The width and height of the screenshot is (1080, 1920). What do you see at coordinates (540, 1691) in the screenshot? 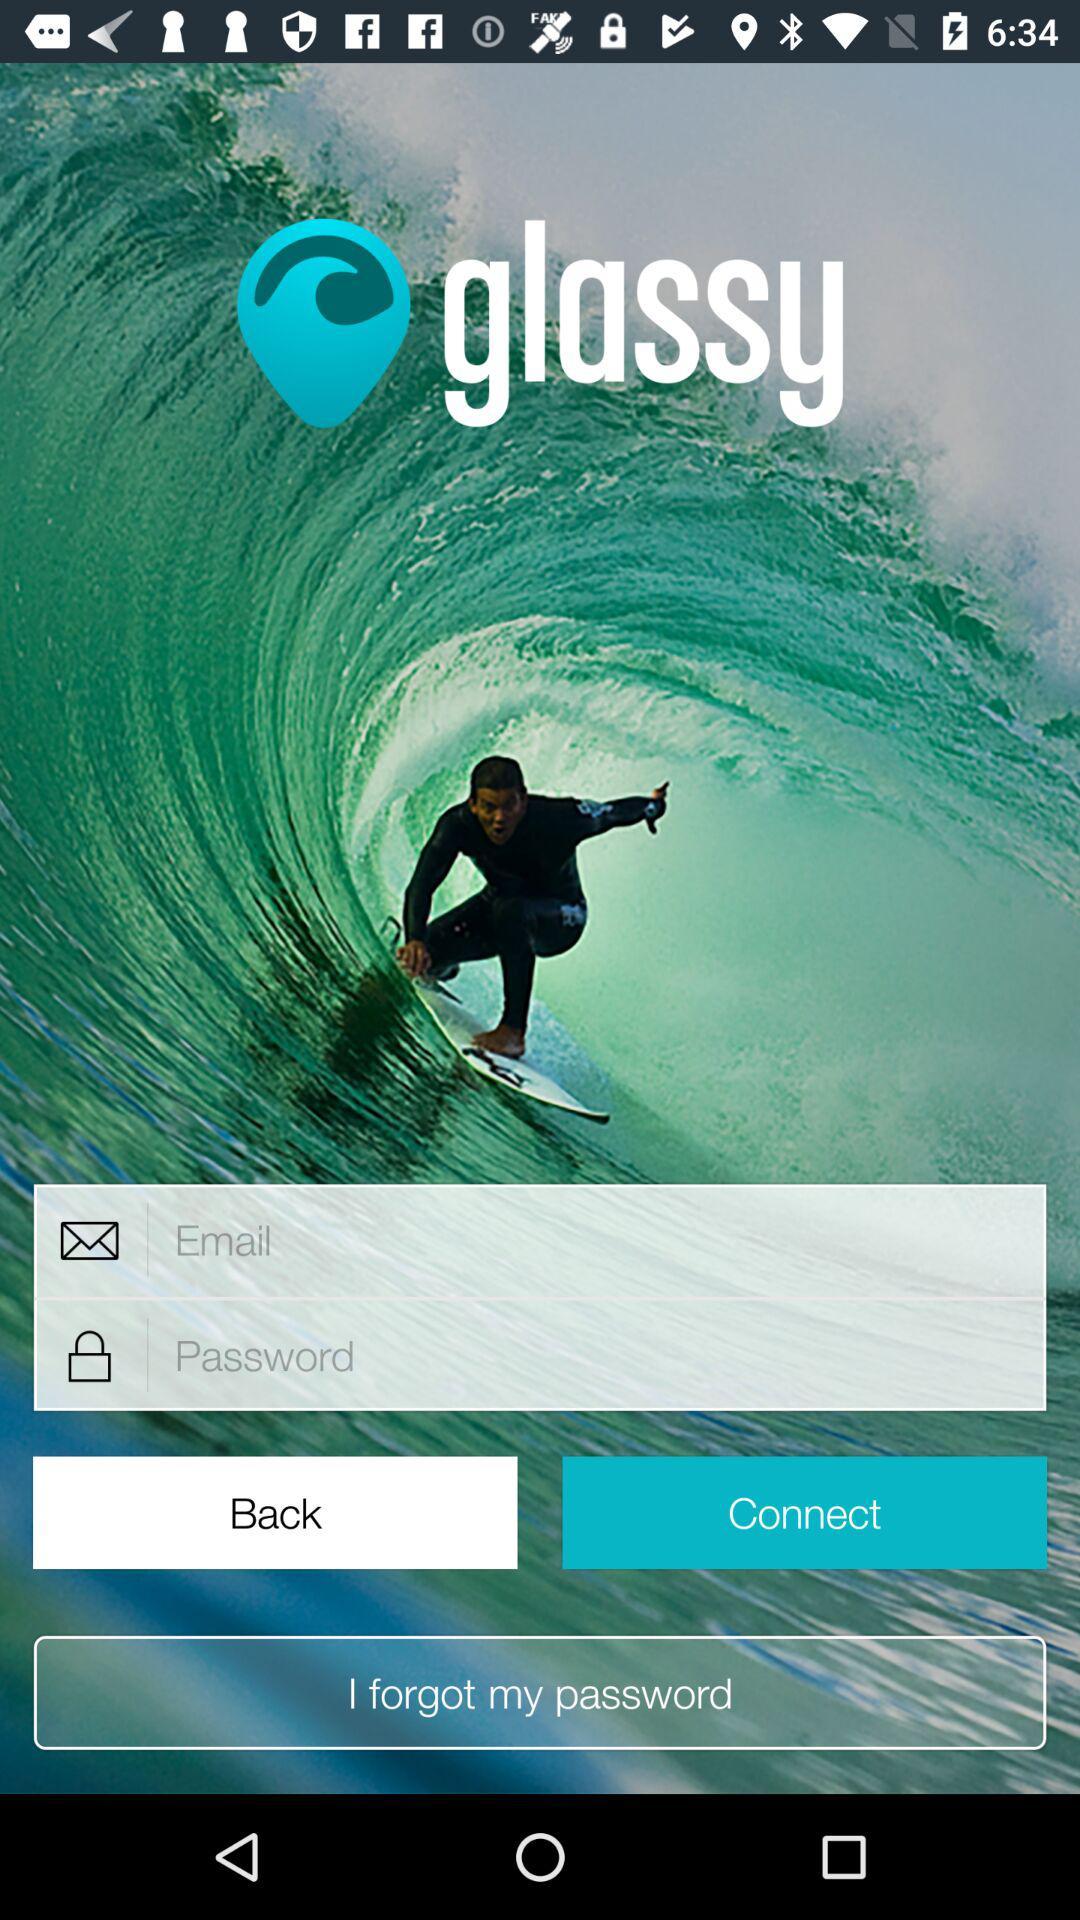
I see `the item below the back` at bounding box center [540, 1691].